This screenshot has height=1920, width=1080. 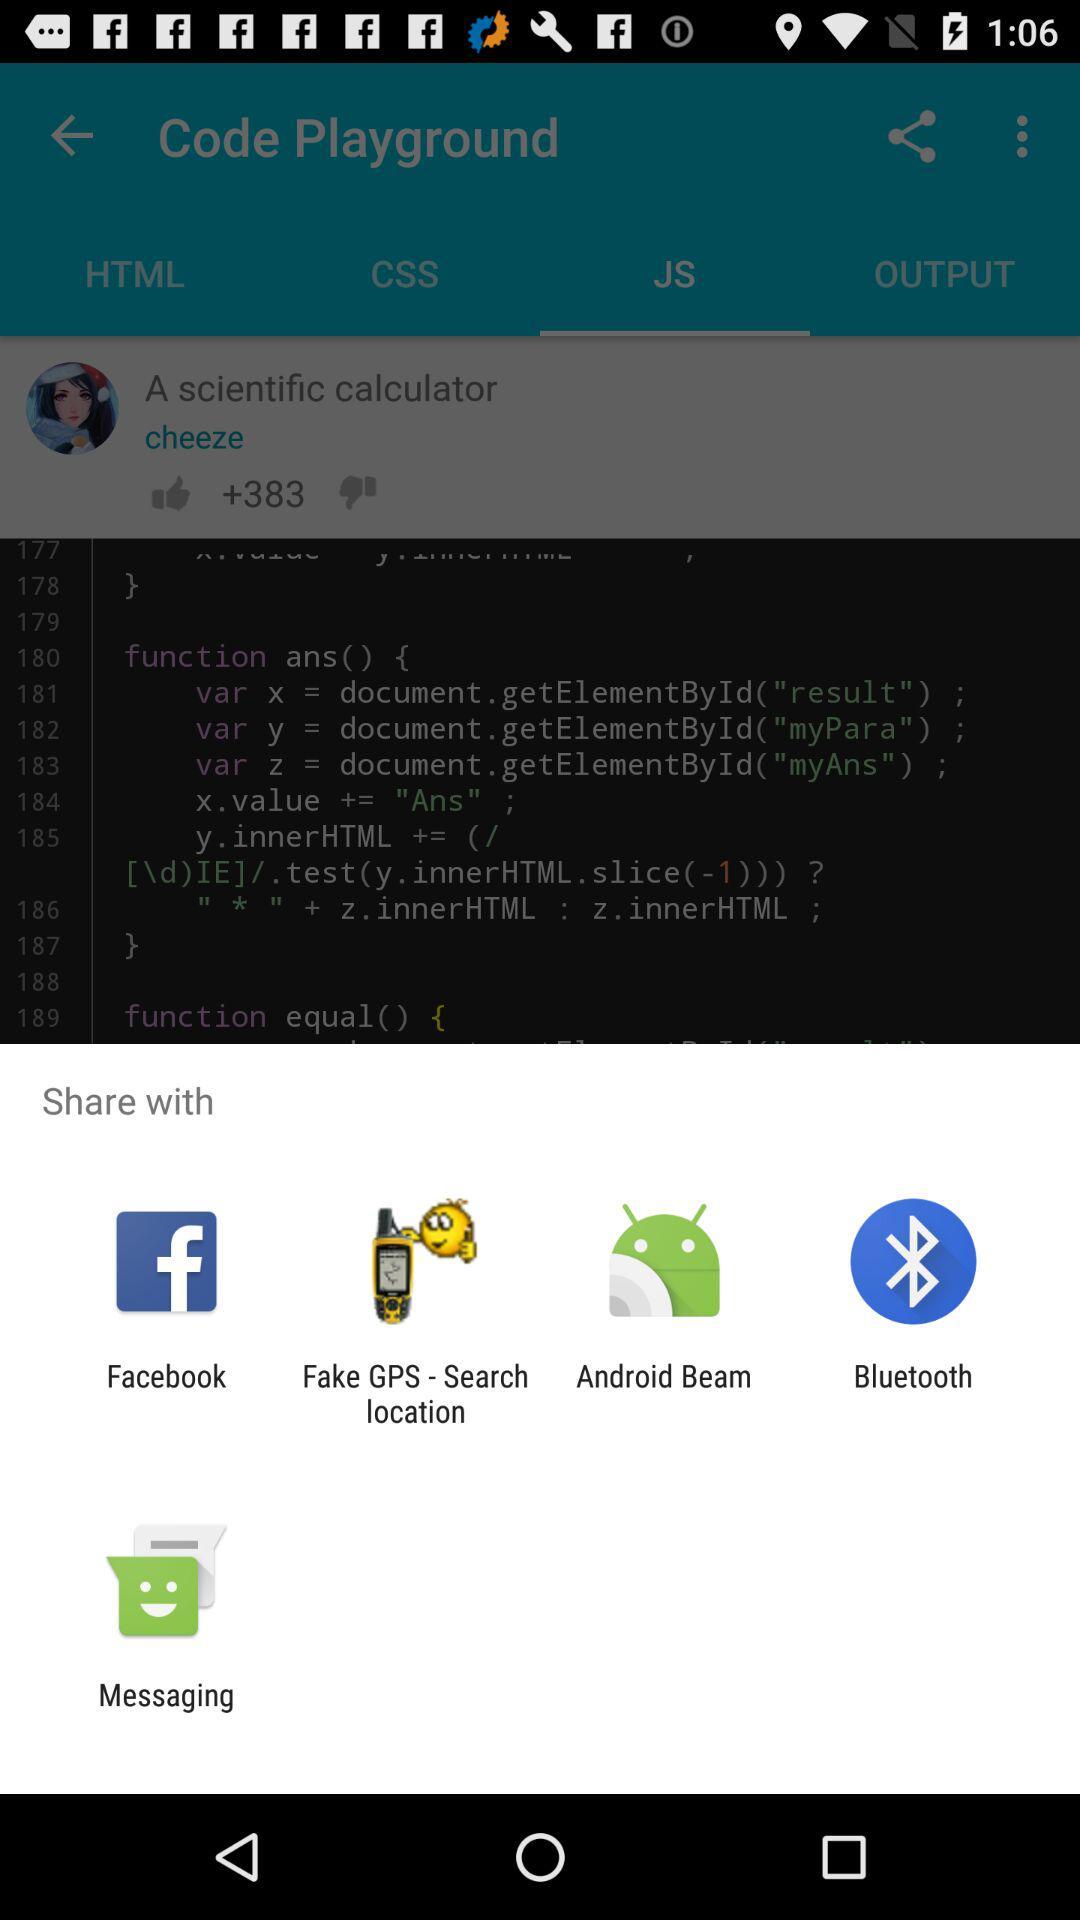 What do you see at coordinates (913, 1392) in the screenshot?
I see `app at the bottom right corner` at bounding box center [913, 1392].